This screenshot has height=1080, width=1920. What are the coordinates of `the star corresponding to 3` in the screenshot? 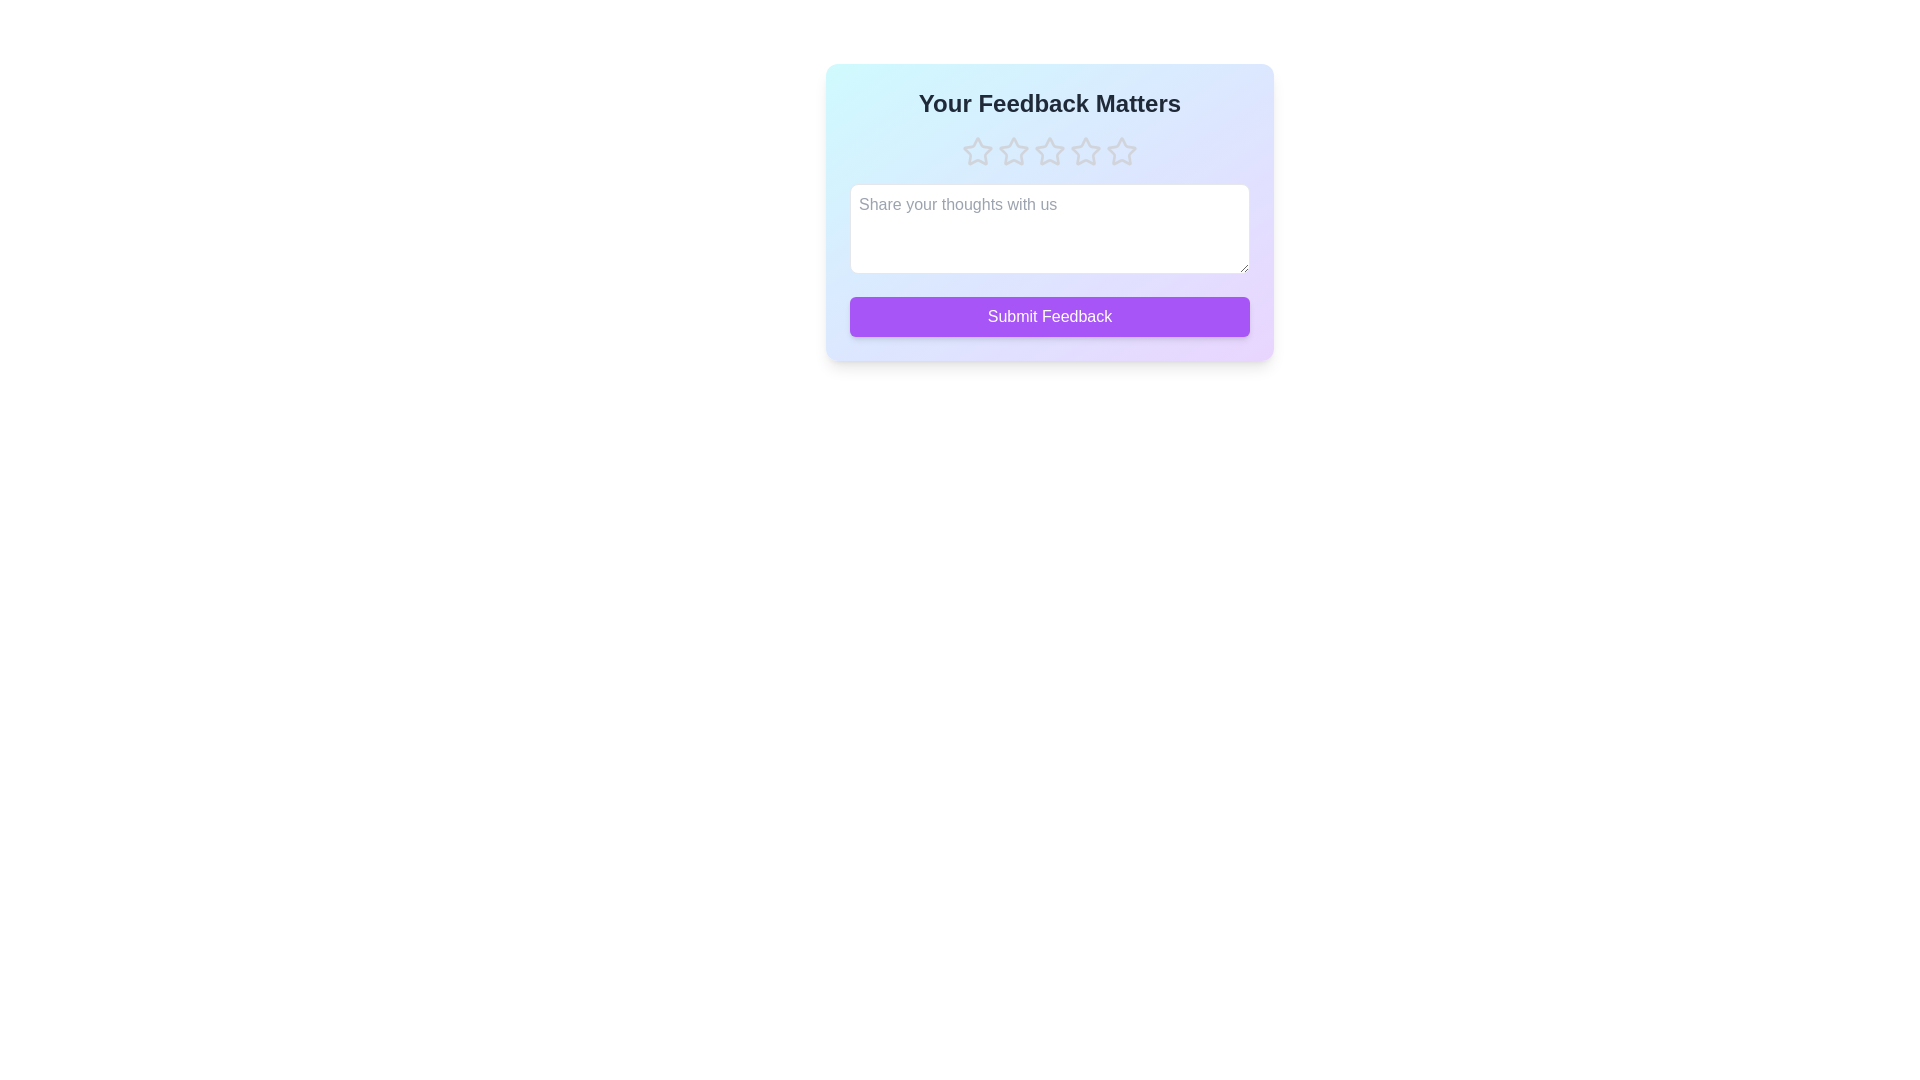 It's located at (1049, 150).